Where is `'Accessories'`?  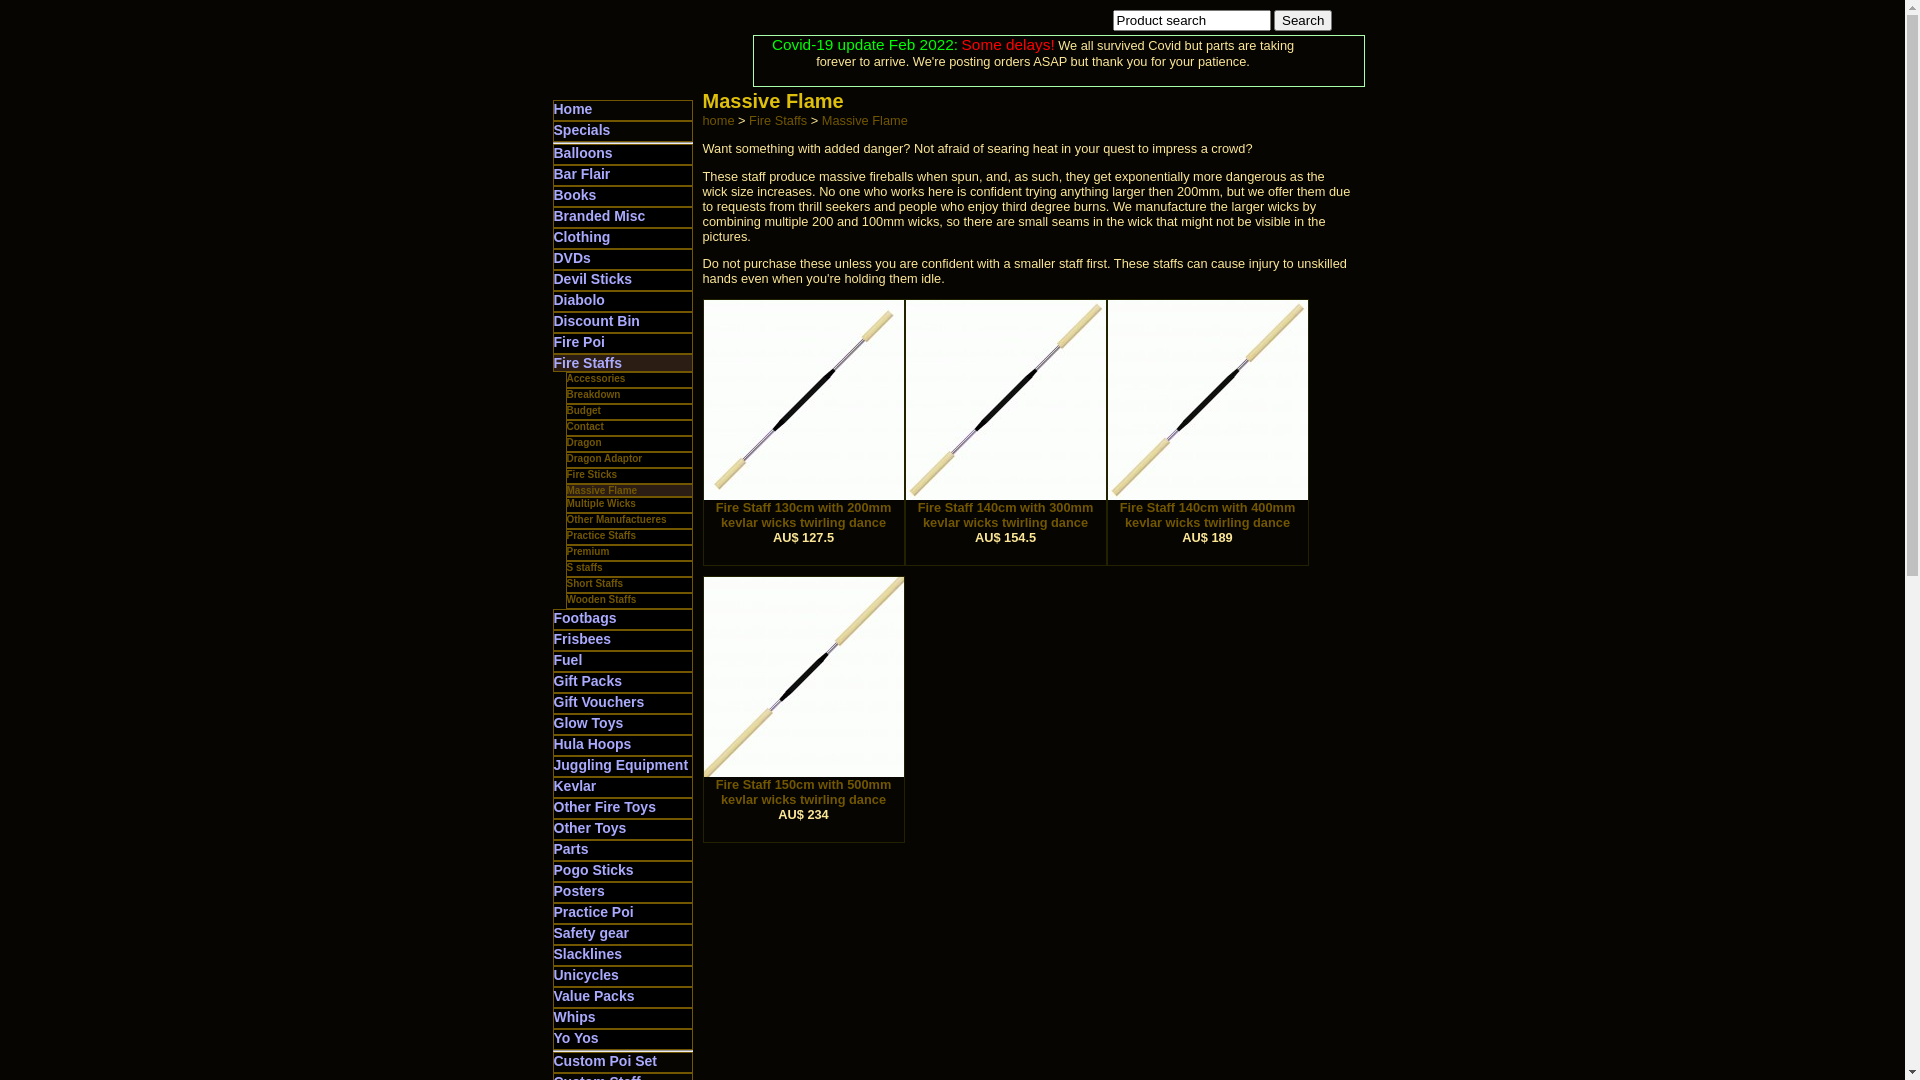
'Accessories' is located at coordinates (594, 378).